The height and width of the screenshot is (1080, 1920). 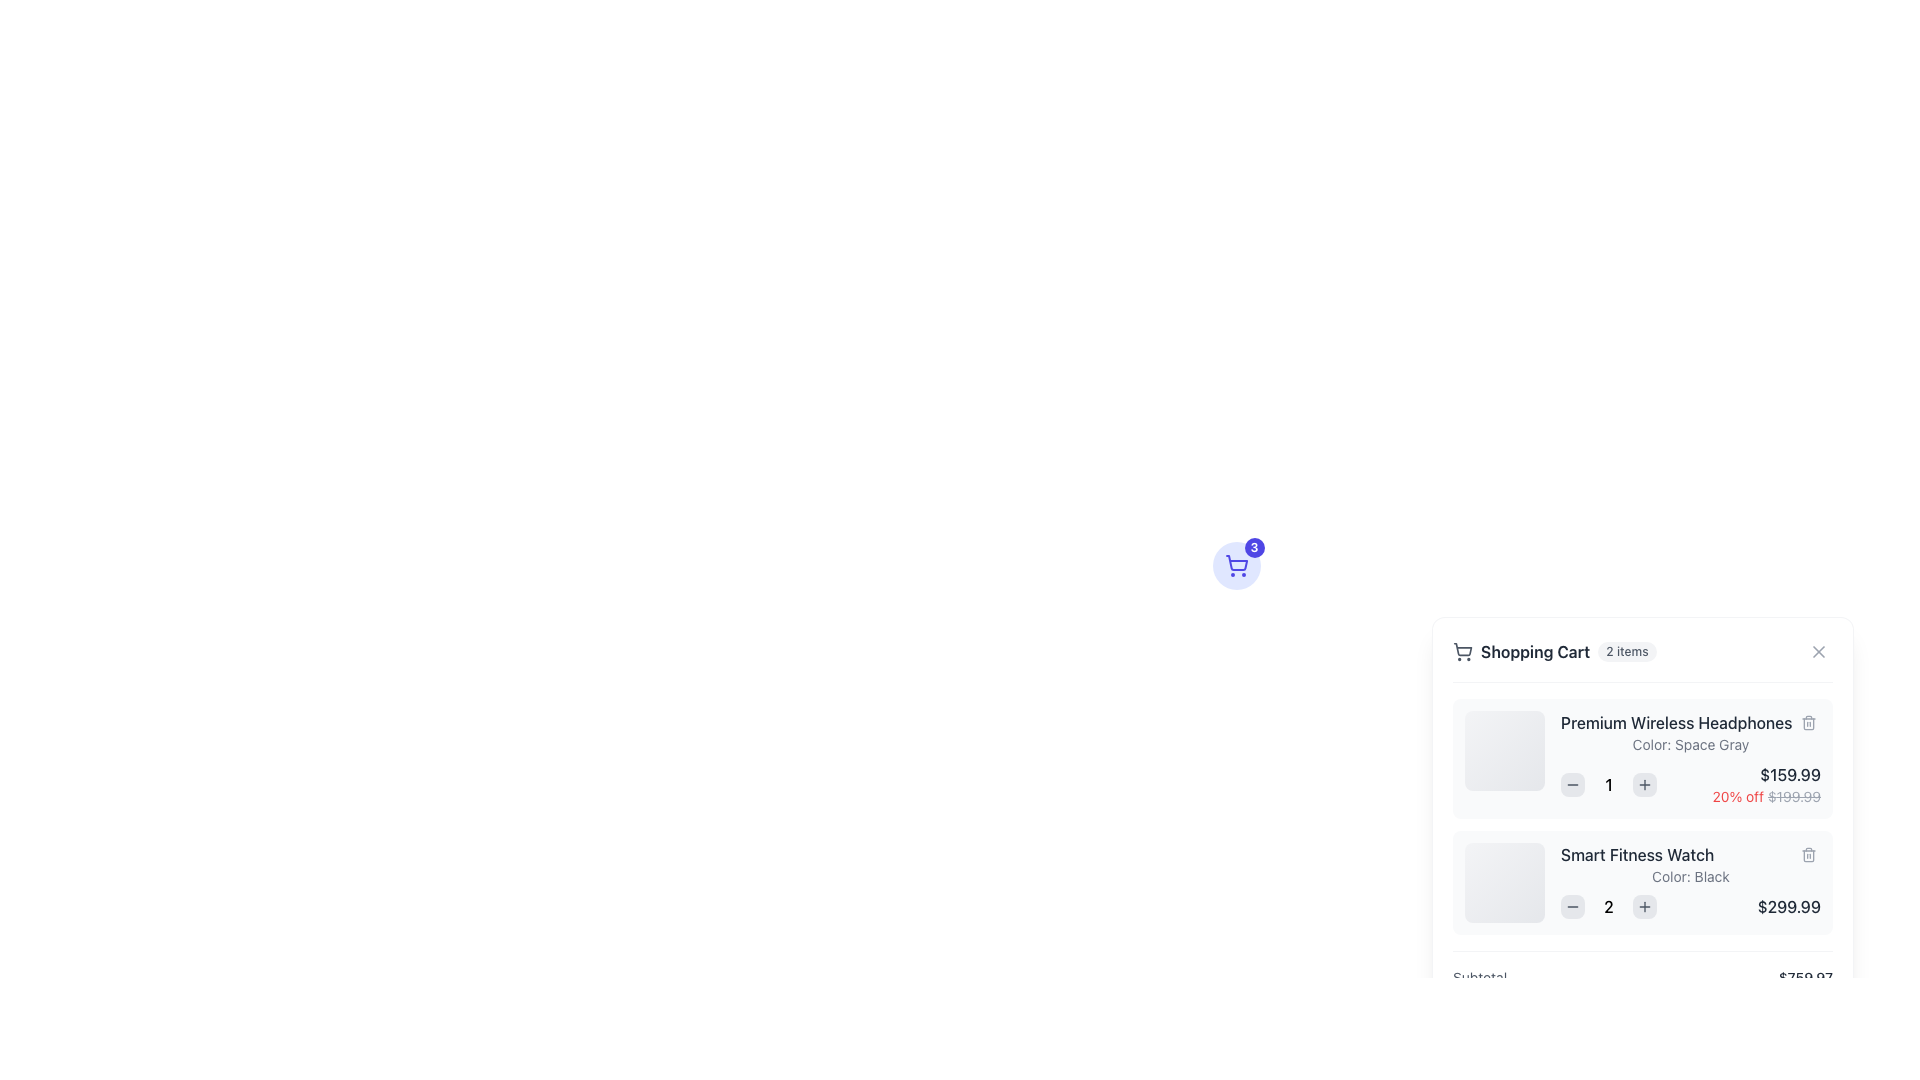 What do you see at coordinates (1608, 784) in the screenshot?
I see `the quantity display label for the 'Premium Wireless Headphones' item in the shopping cart interface, located between the decrement and increment buttons` at bounding box center [1608, 784].